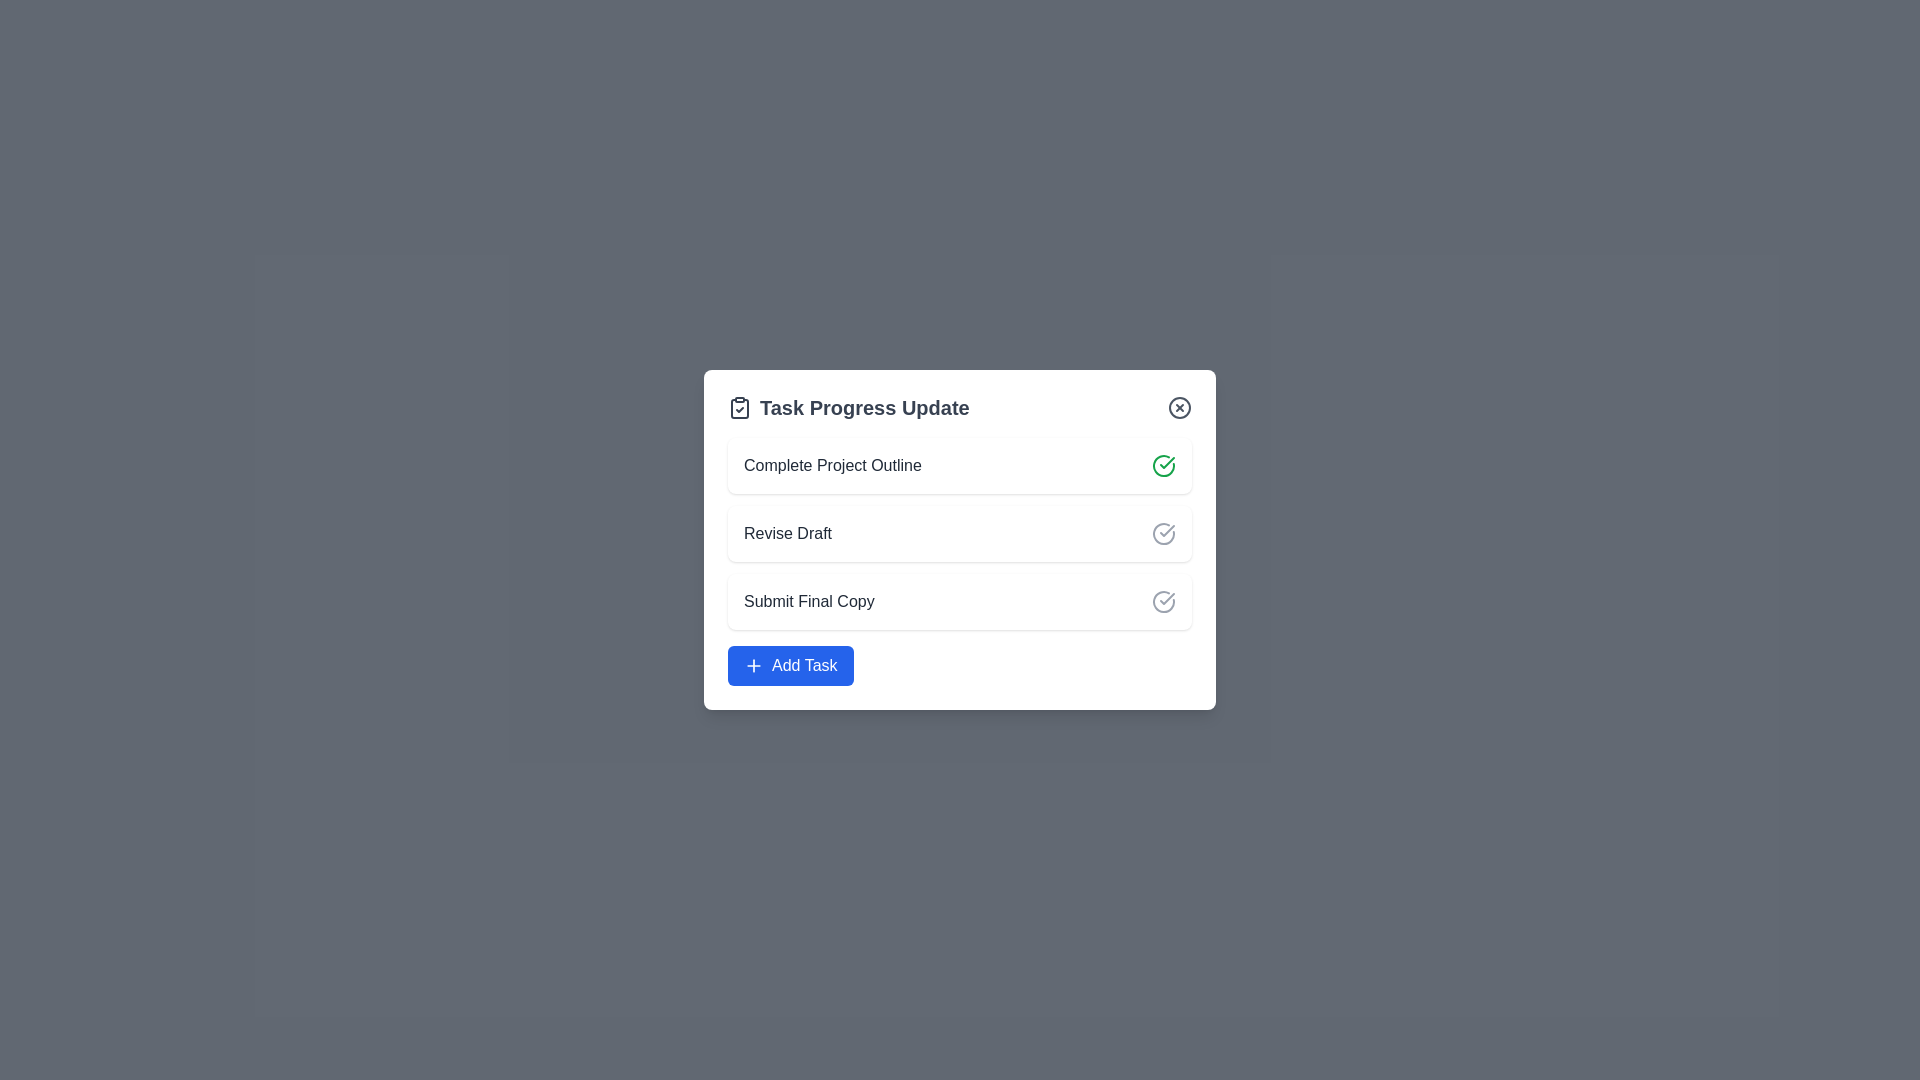  Describe the element at coordinates (1163, 466) in the screenshot. I see `the green circular check mark icon located at the far right of the 'Complete Project Outline' item in the task list` at that location.